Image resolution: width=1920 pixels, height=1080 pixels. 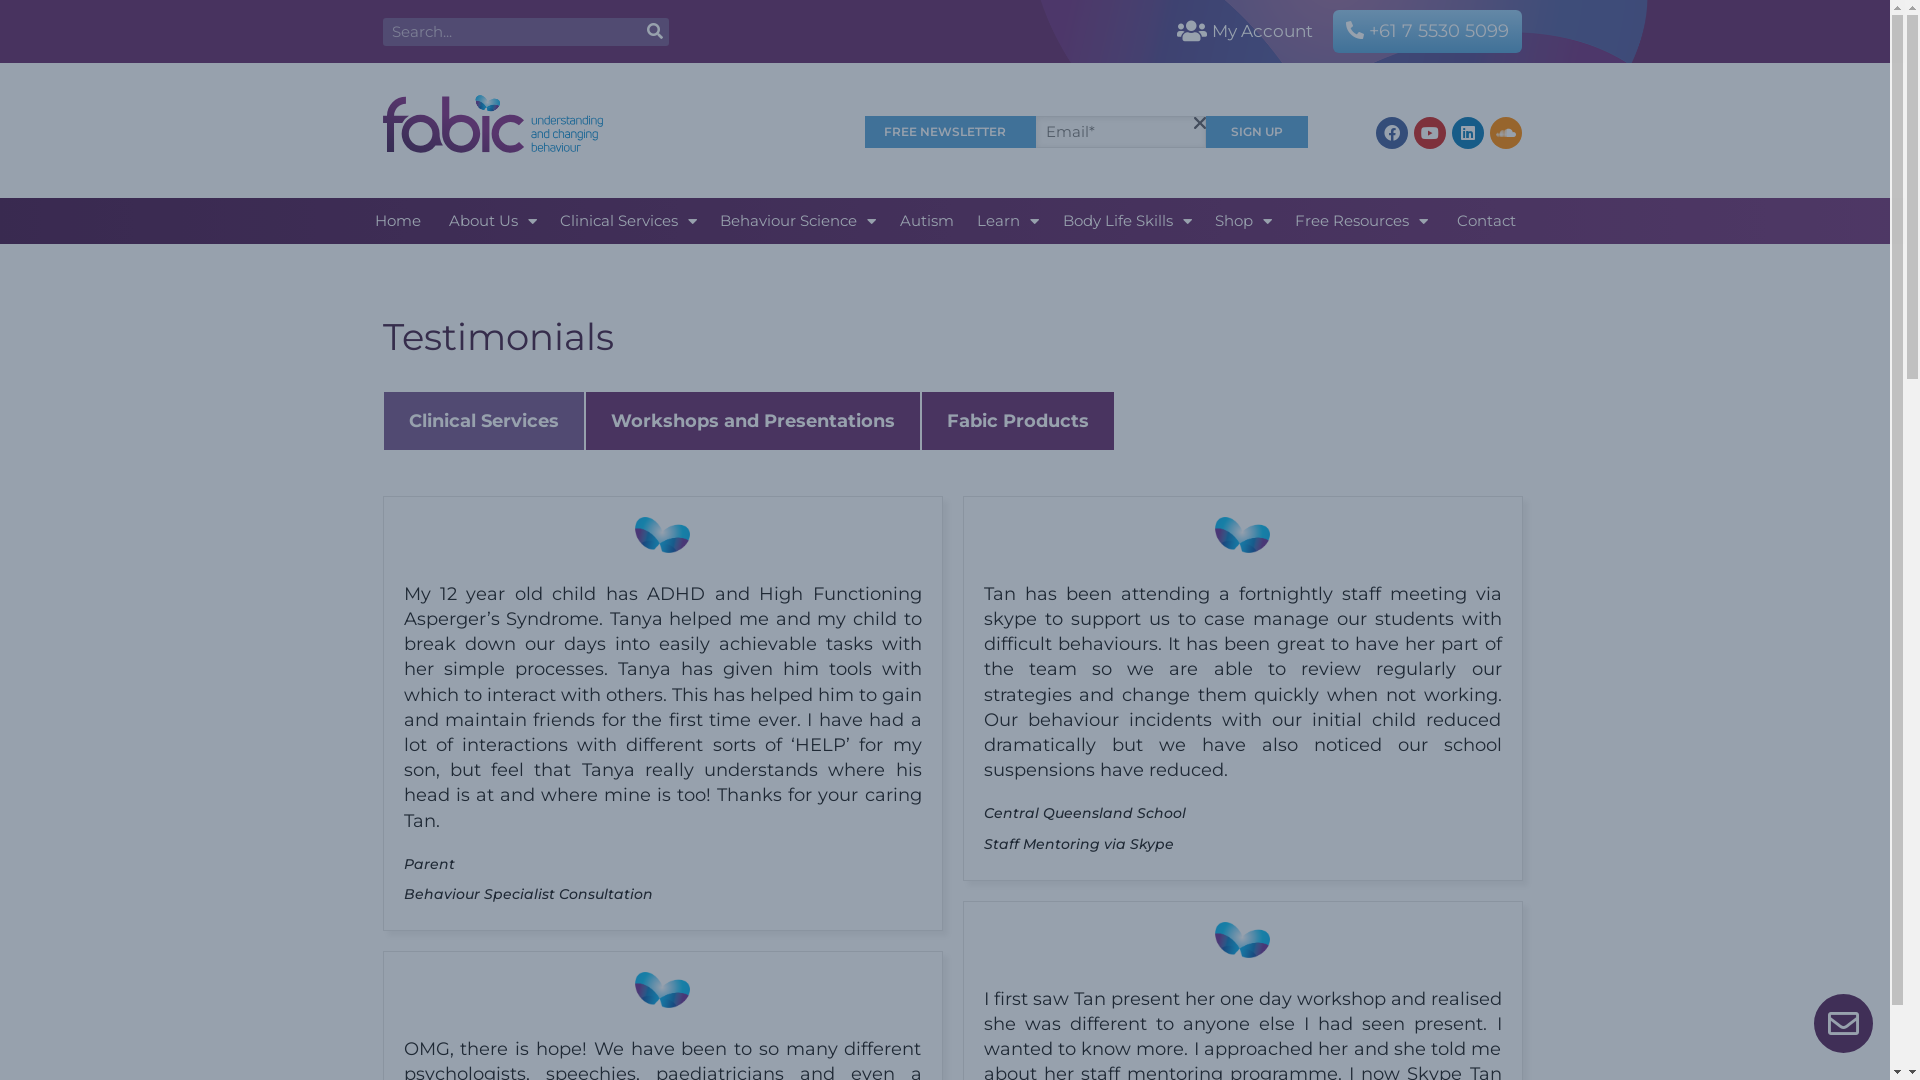 I want to click on 'Autism', so click(x=925, y=220).